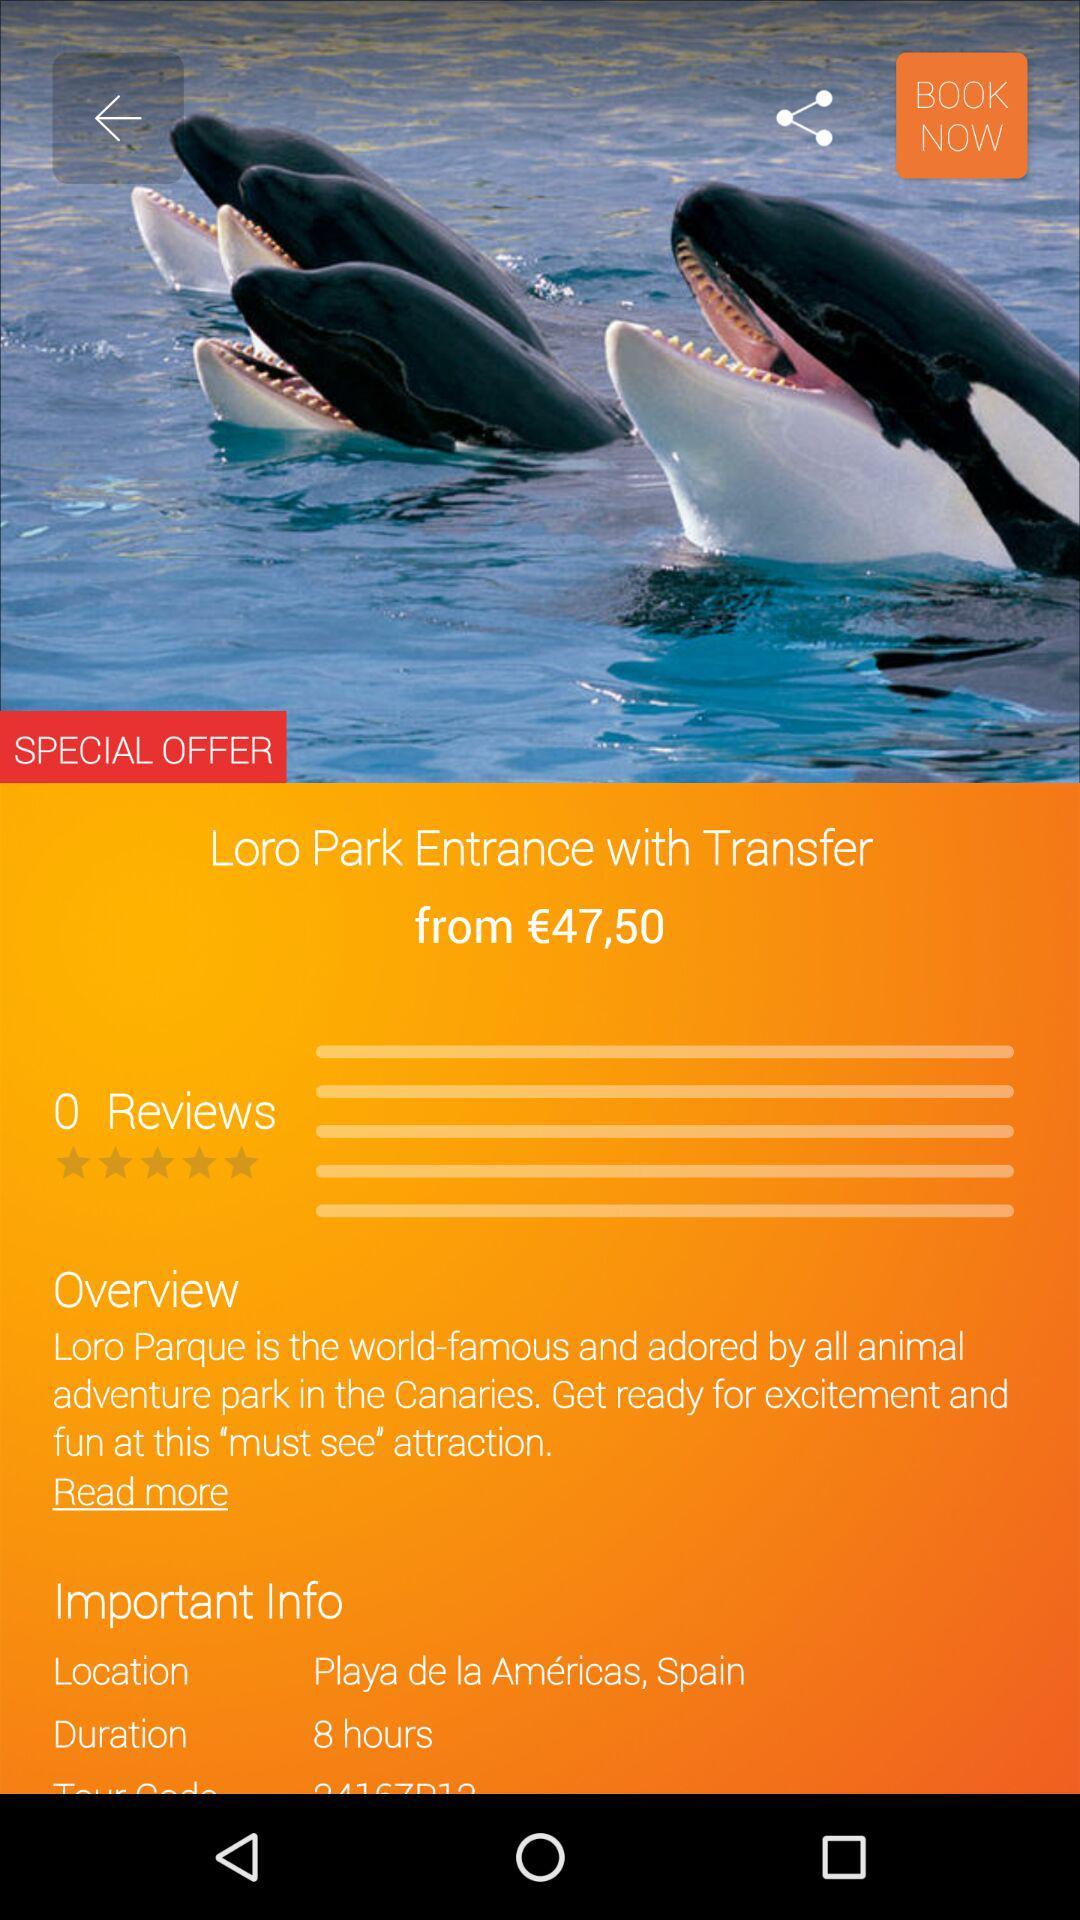 This screenshot has height=1920, width=1080. Describe the element at coordinates (803, 117) in the screenshot. I see `the share icon` at that location.